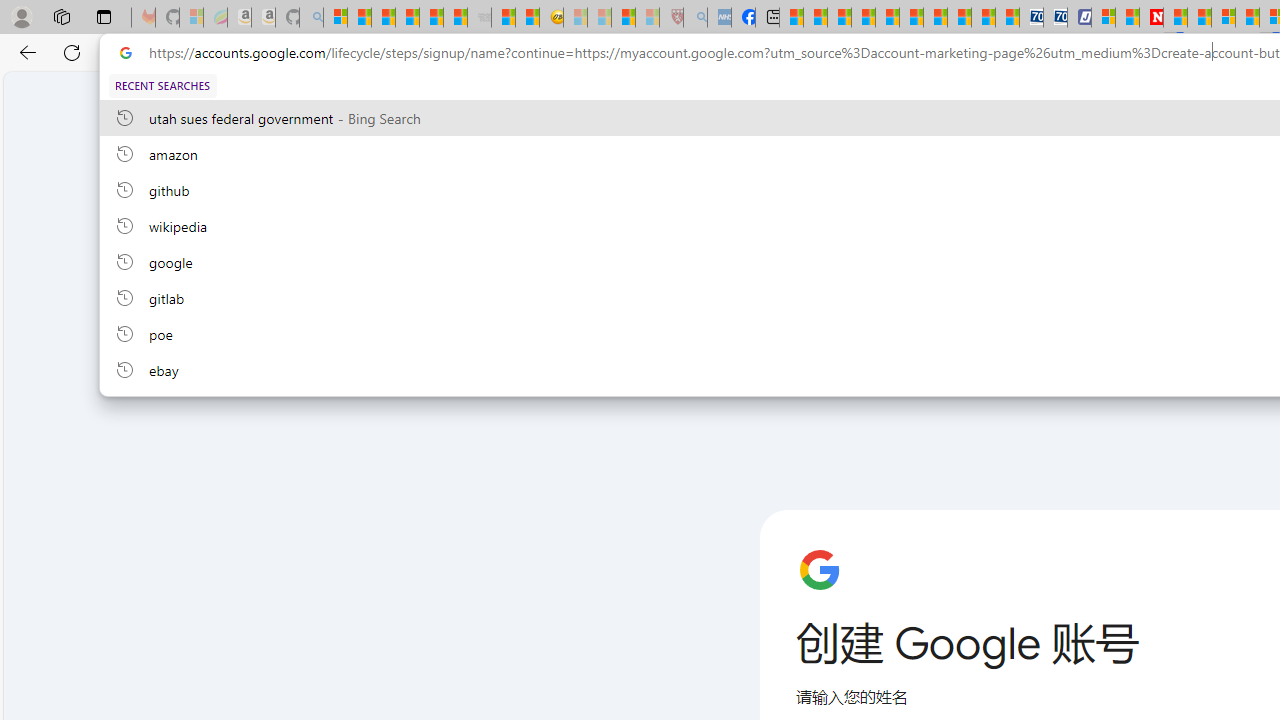  I want to click on 'Cheap Car Rentals - Save70.com', so click(1031, 17).